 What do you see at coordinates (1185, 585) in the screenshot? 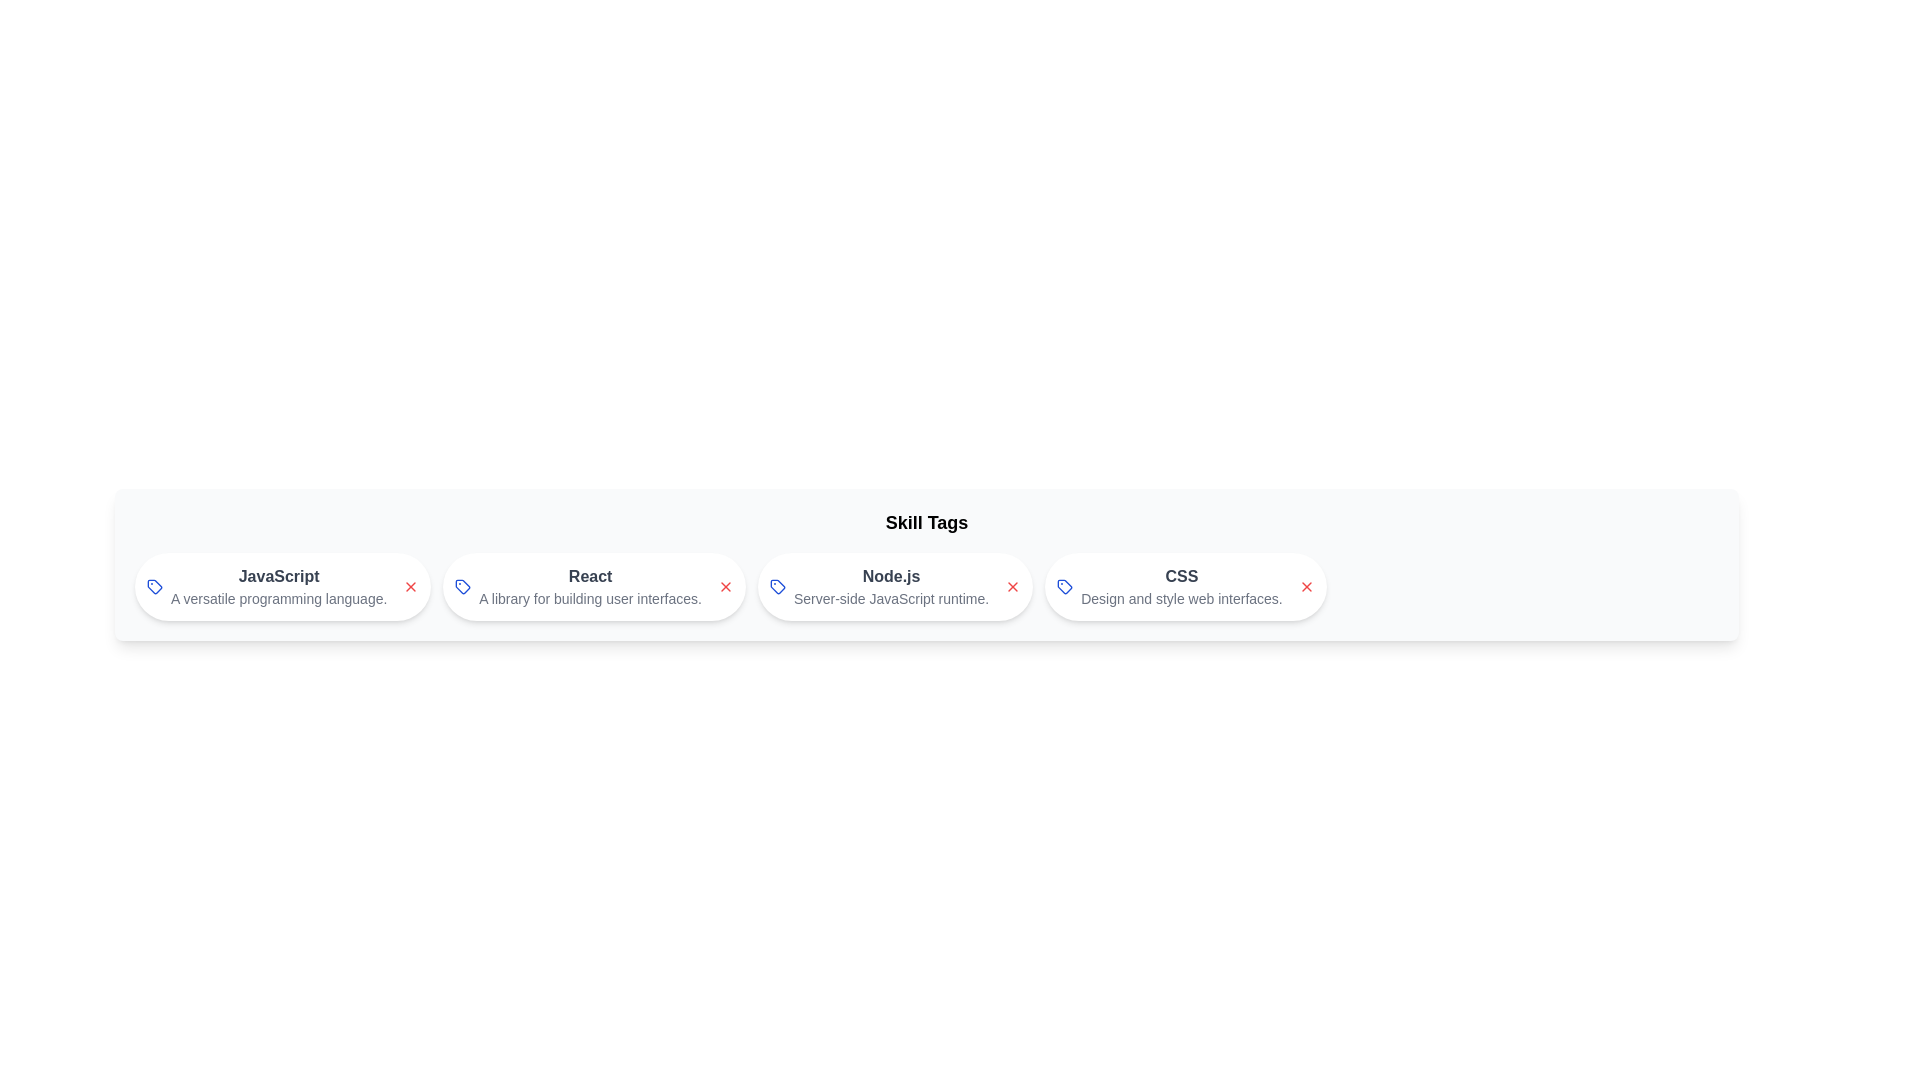
I see `the skill chip labeled CSS` at bounding box center [1185, 585].